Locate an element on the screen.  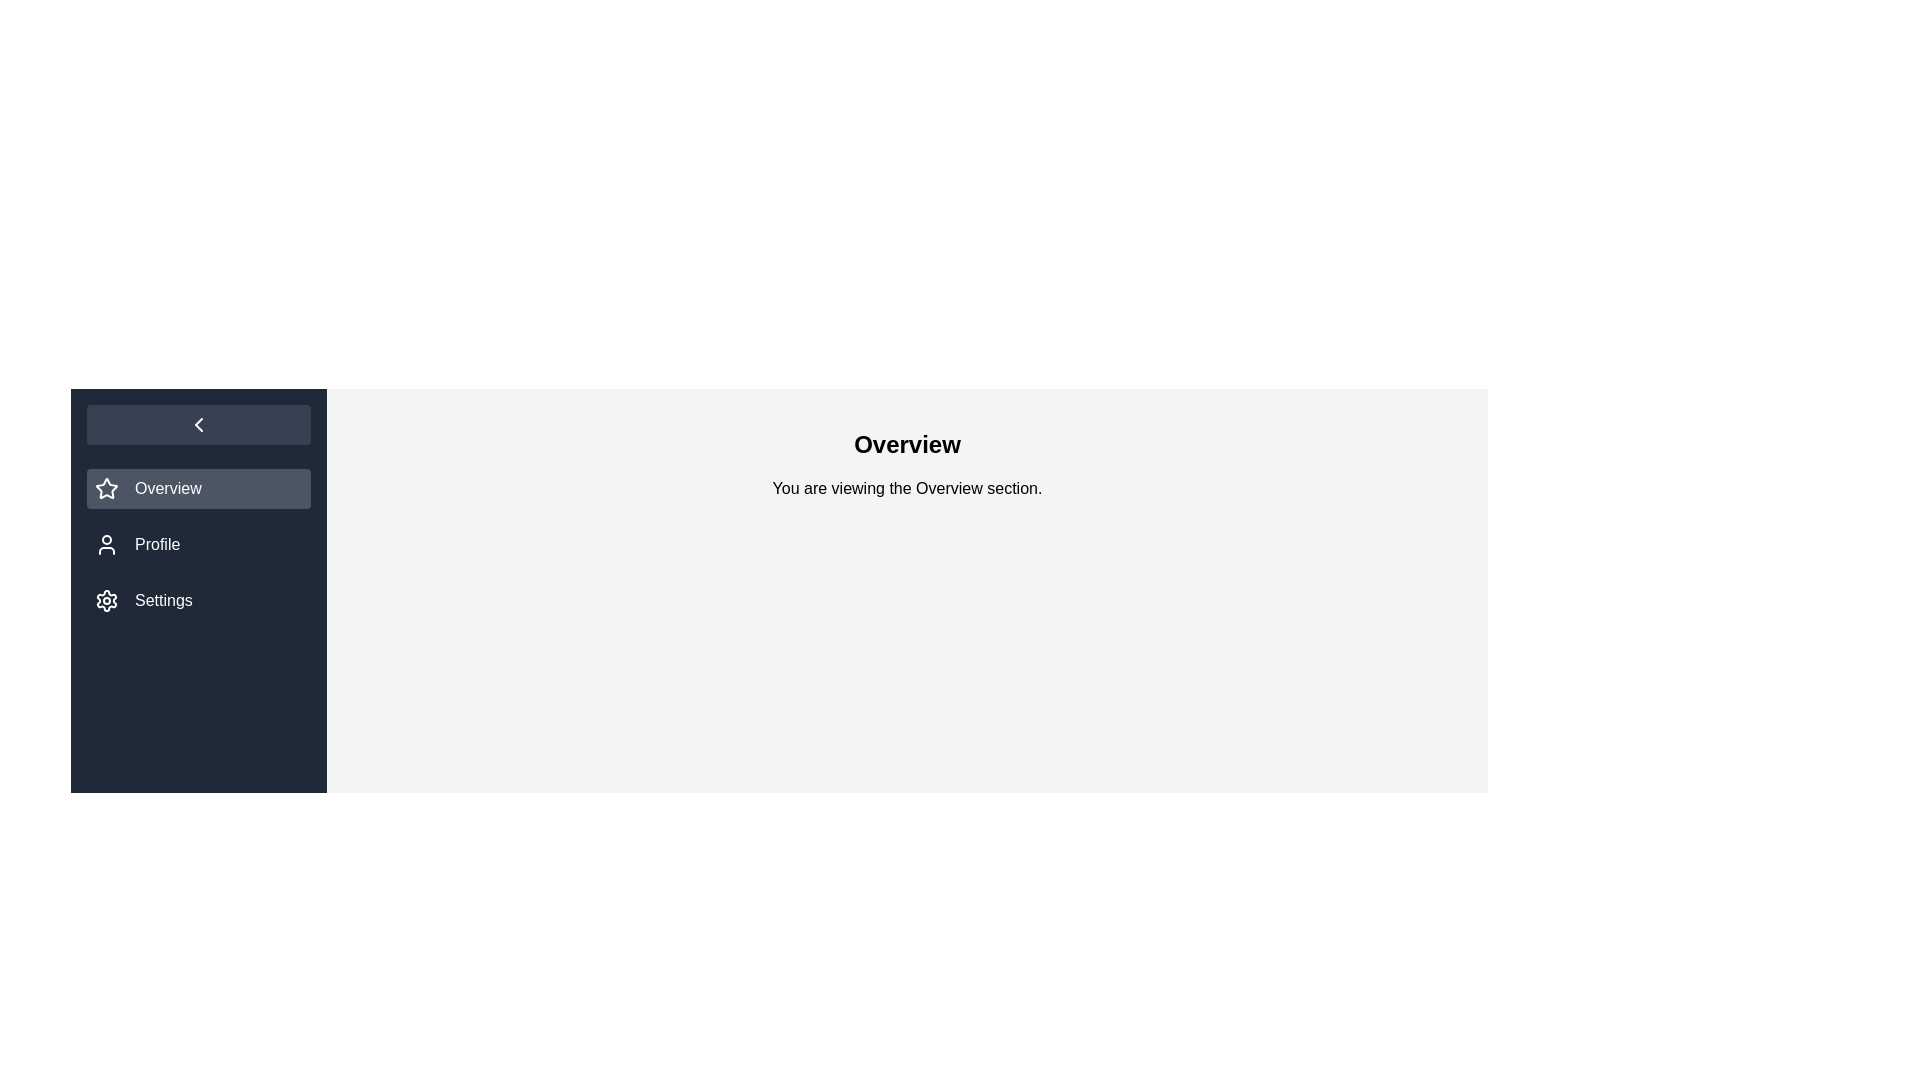
the Profile tab from the menu is located at coordinates (198, 544).